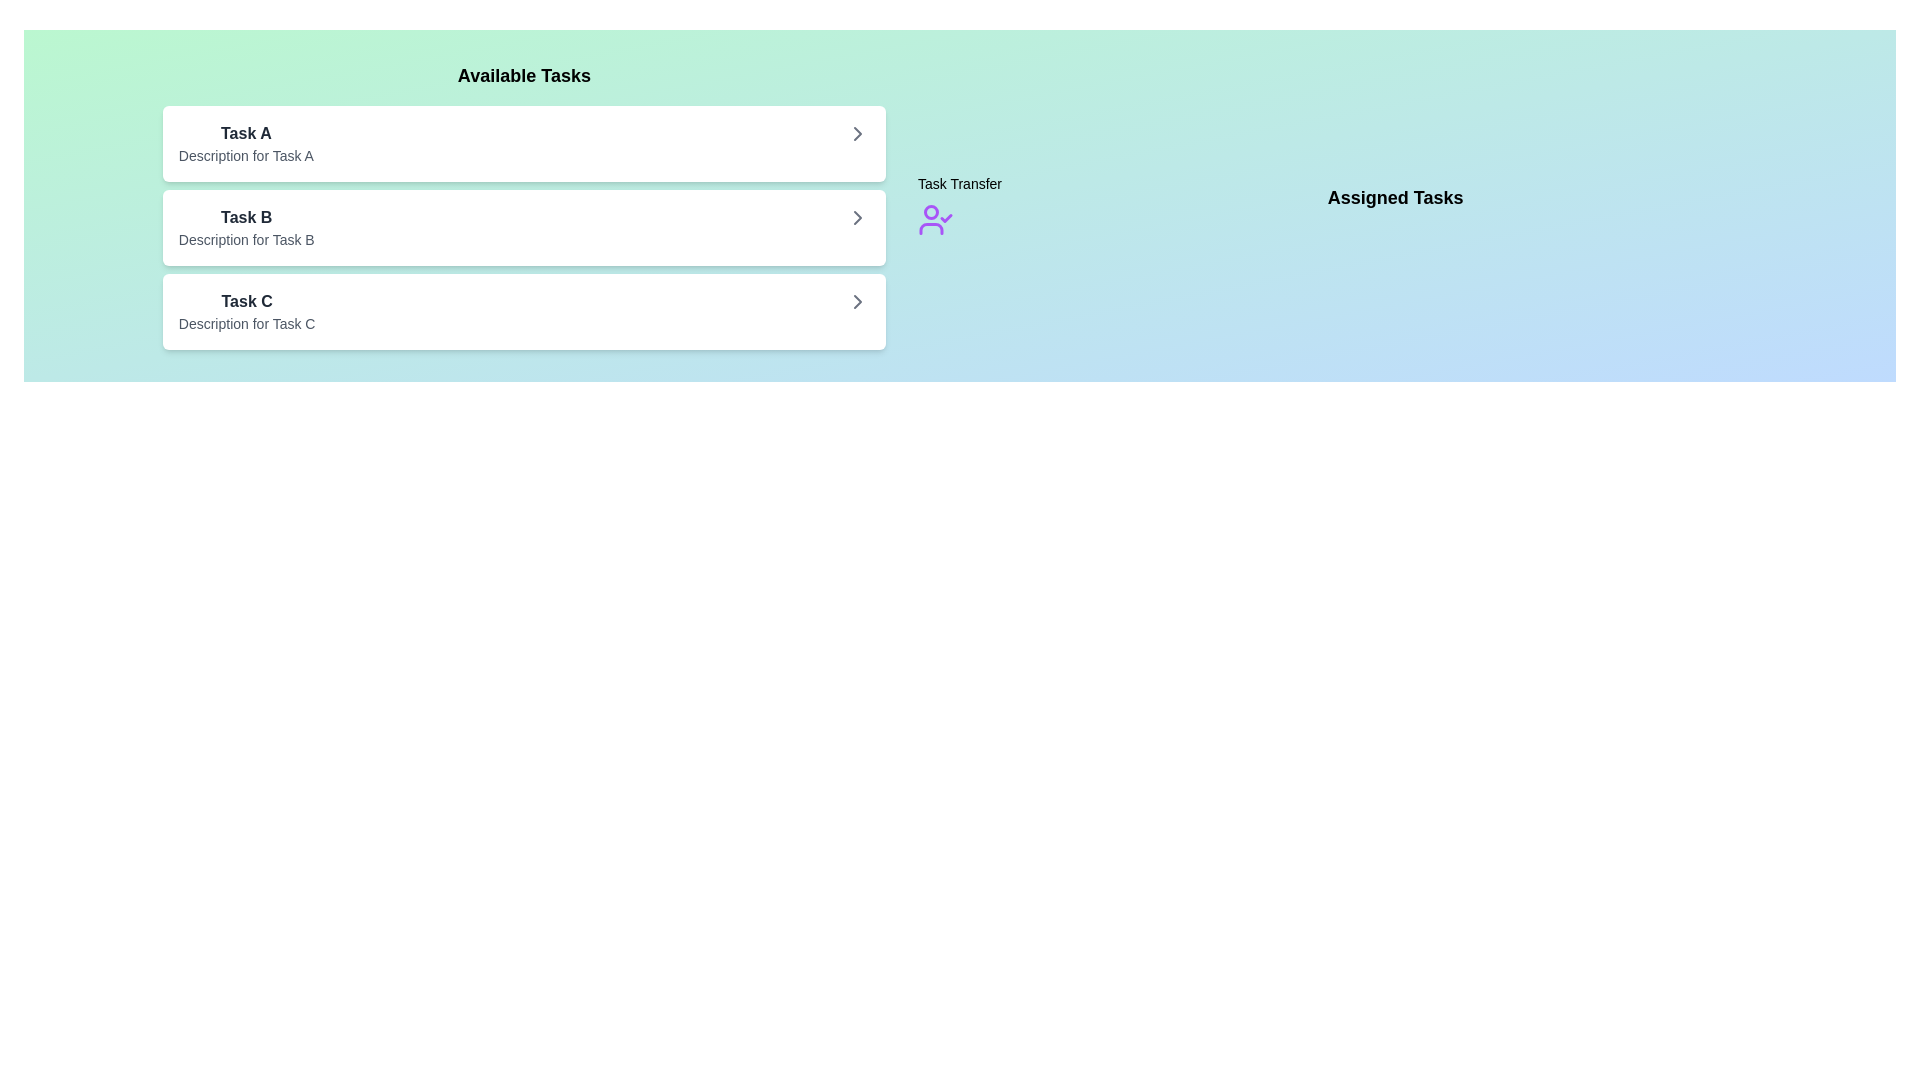  What do you see at coordinates (524, 142) in the screenshot?
I see `the task item Task A in the list` at bounding box center [524, 142].